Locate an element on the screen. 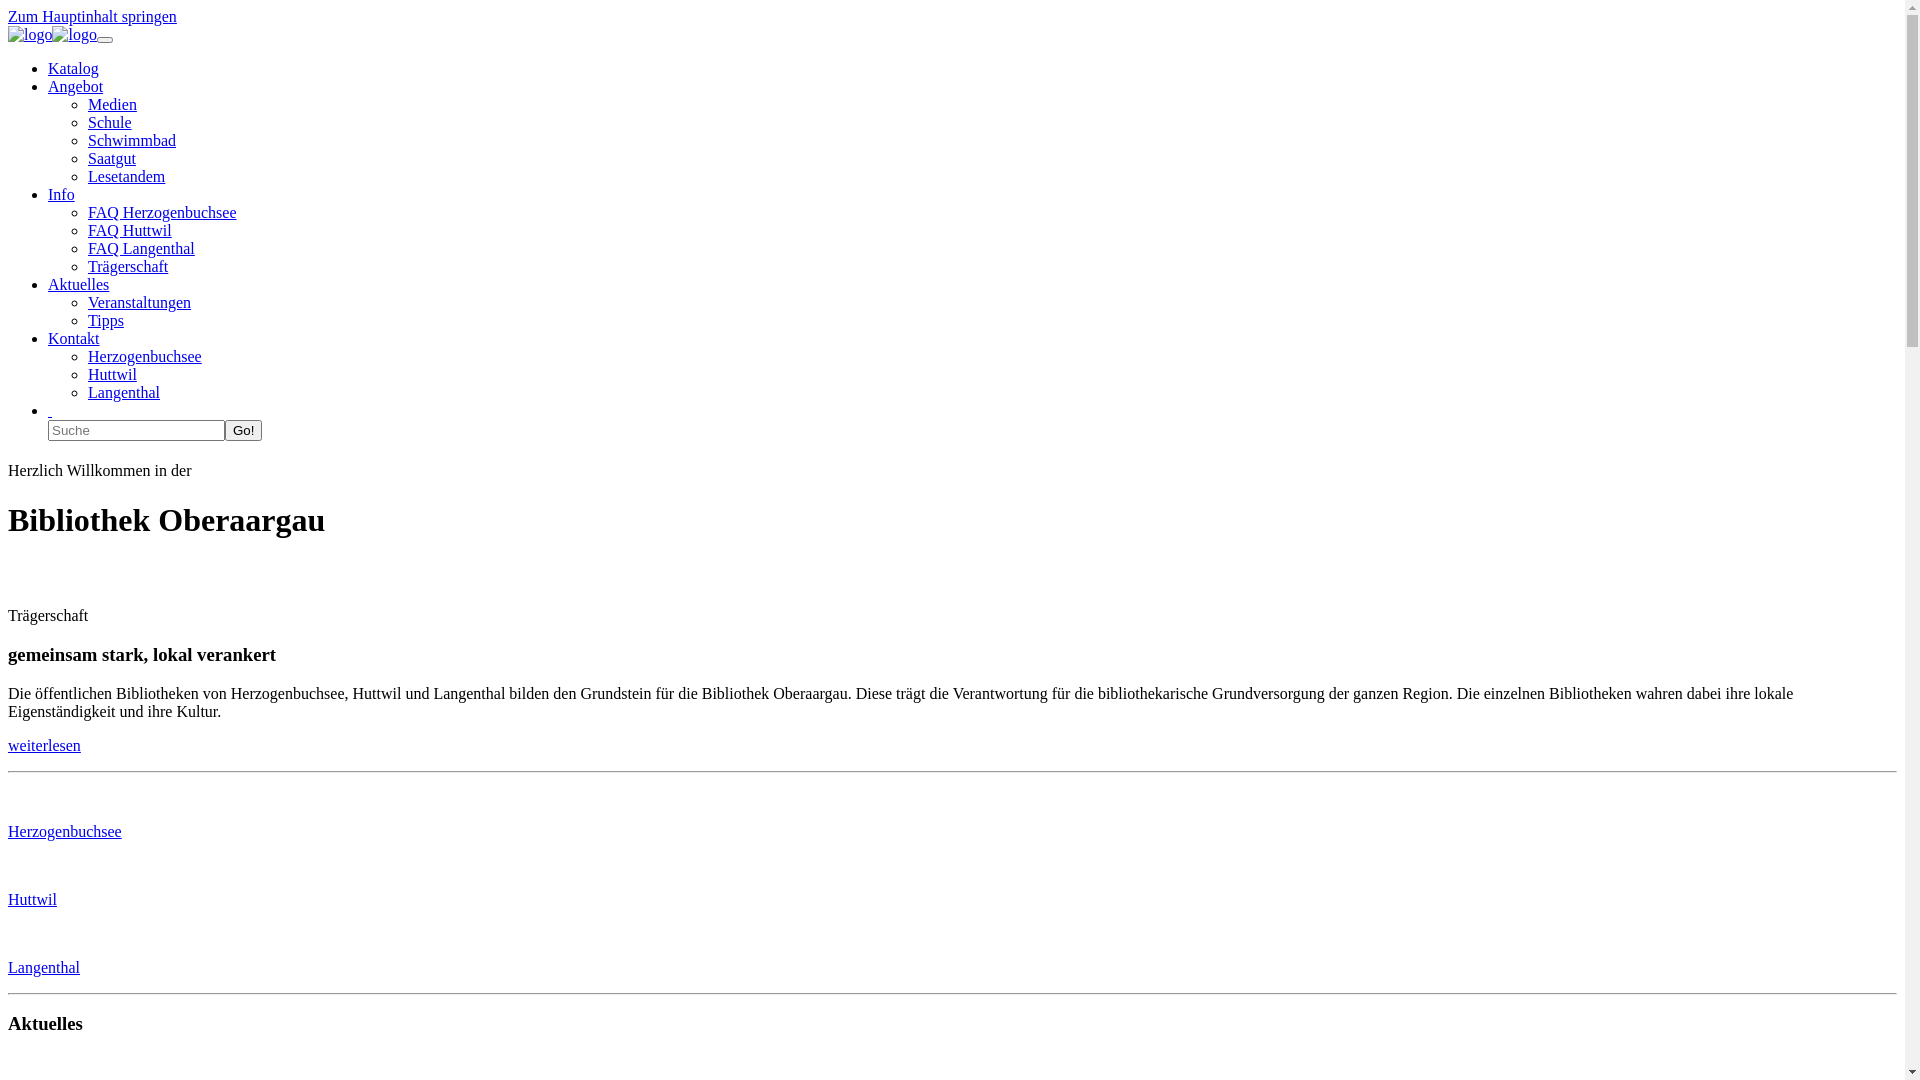  'Herzogenbuchsee' is located at coordinates (143, 355).